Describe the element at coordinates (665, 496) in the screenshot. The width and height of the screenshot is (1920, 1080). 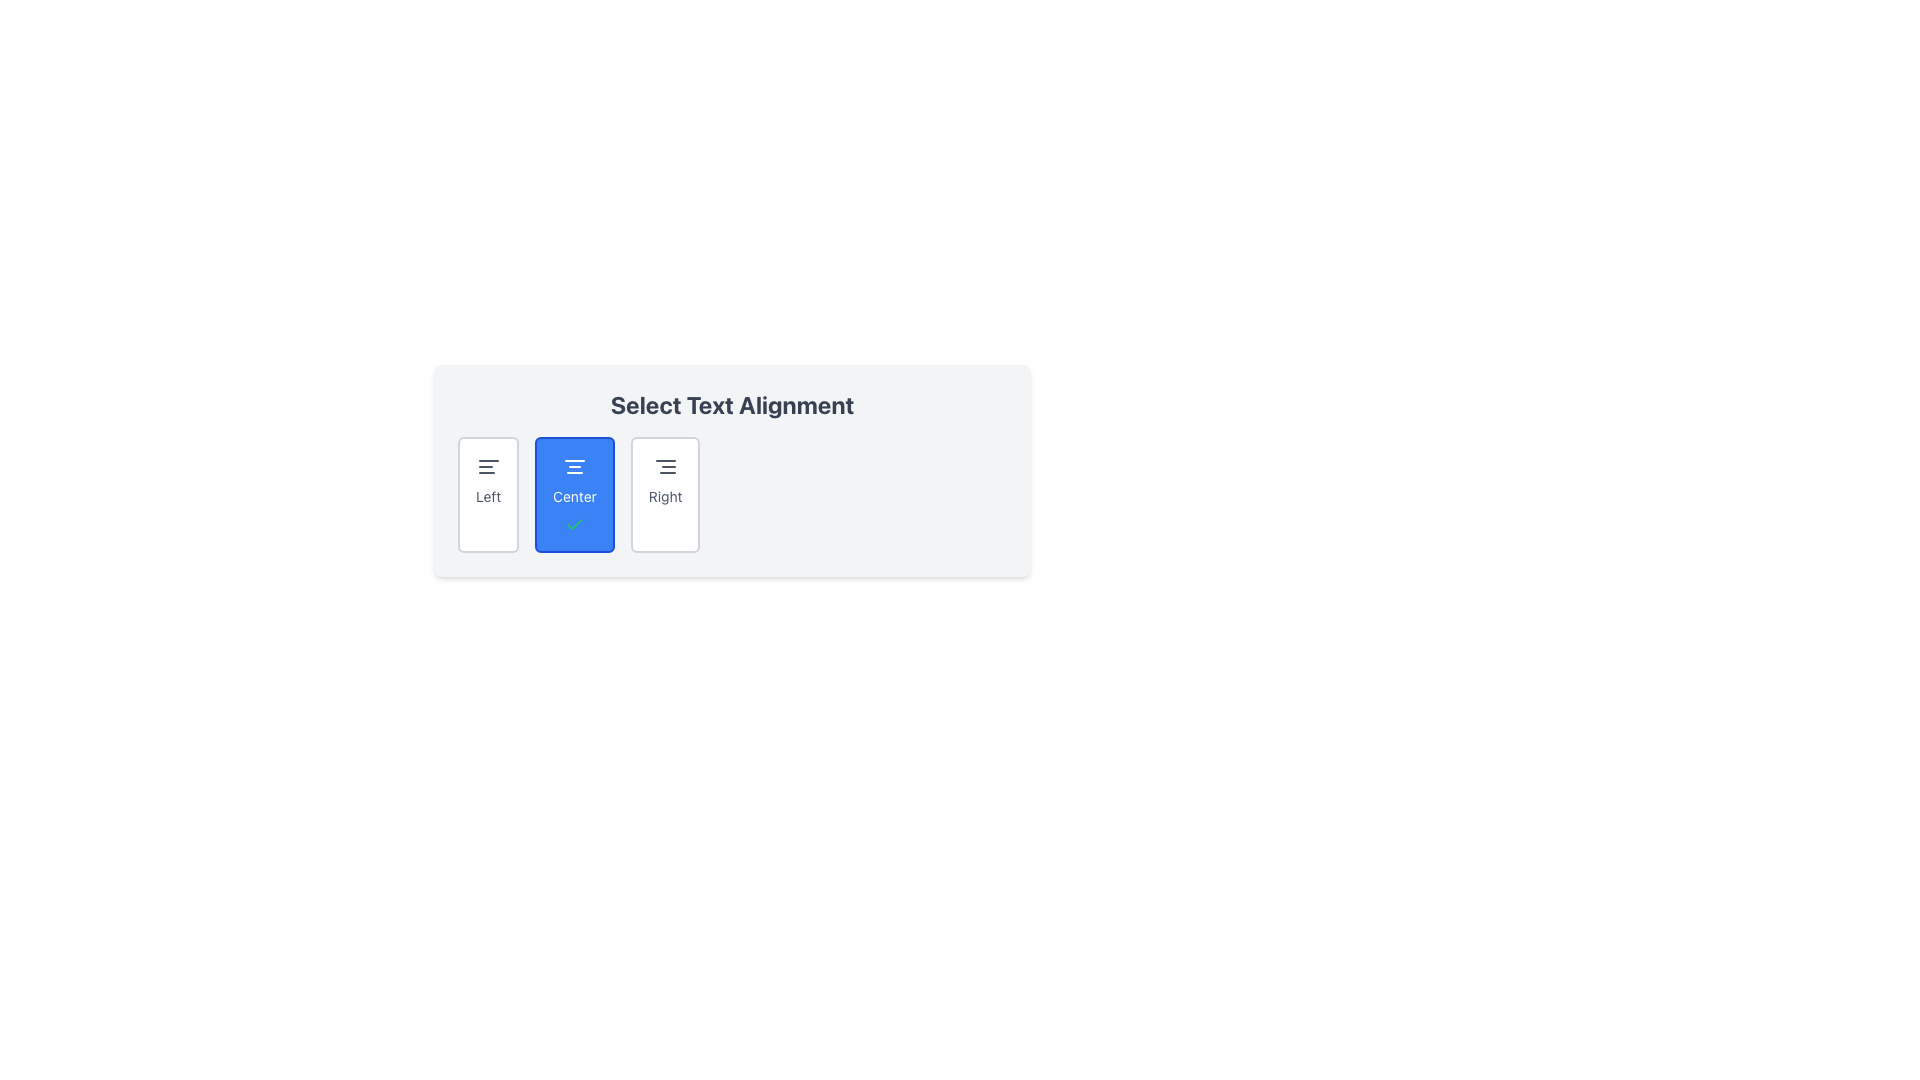
I see `the Text Label indicating right text alignment located beneath the right-aligned text icon in the rightmost card of a three-card group` at that location.